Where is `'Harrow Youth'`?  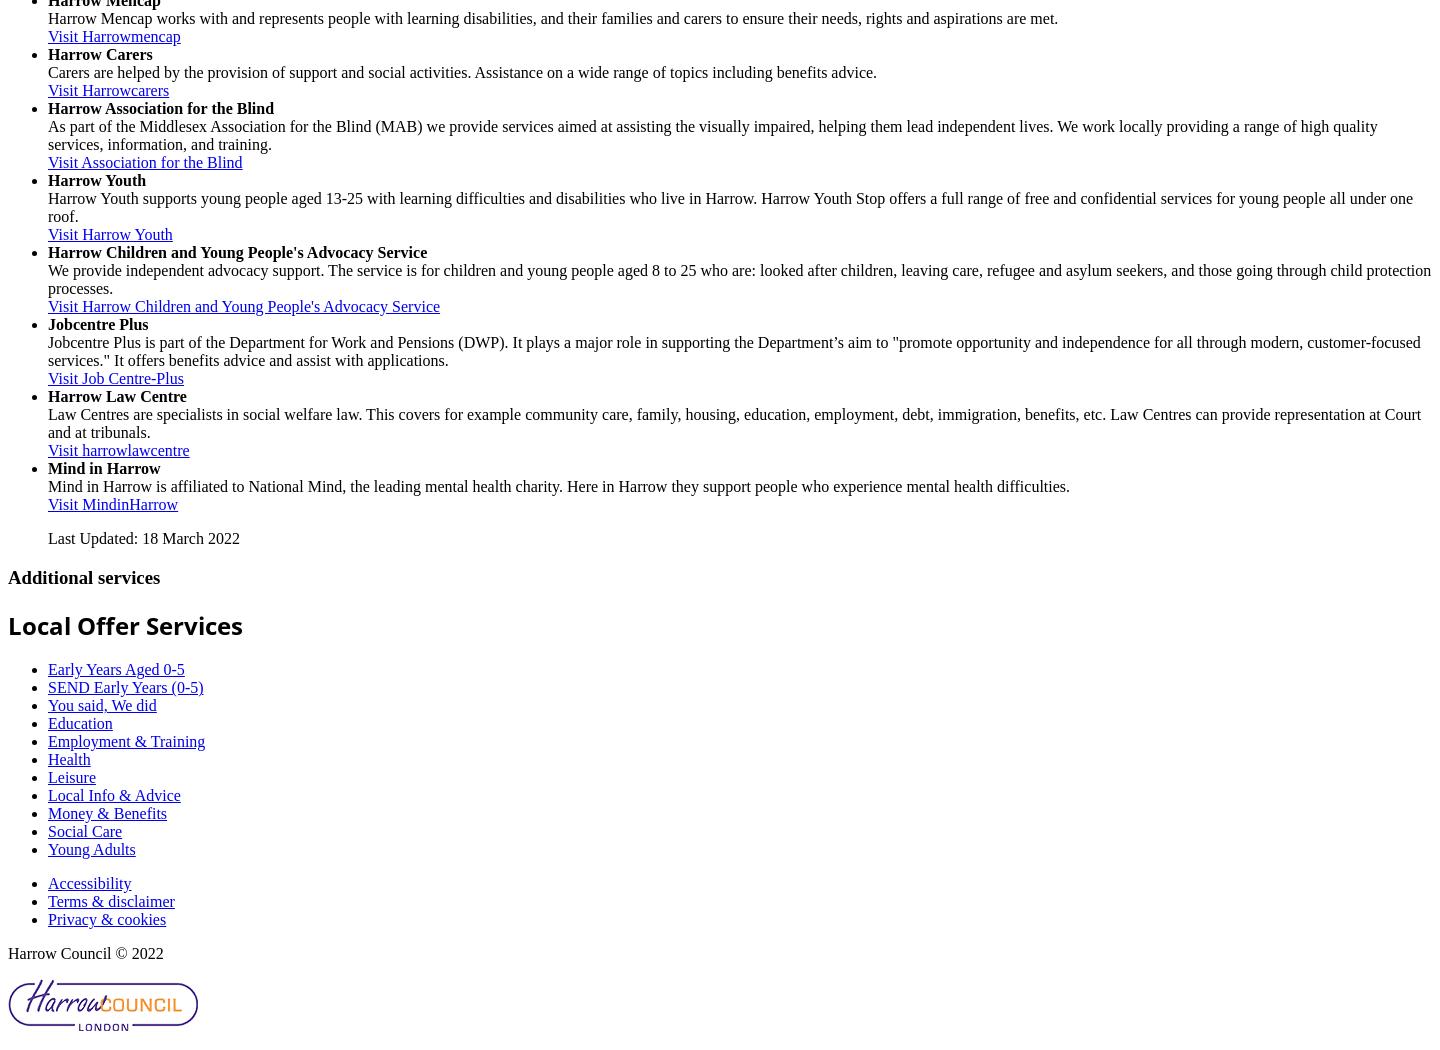
'Harrow Youth' is located at coordinates (97, 179).